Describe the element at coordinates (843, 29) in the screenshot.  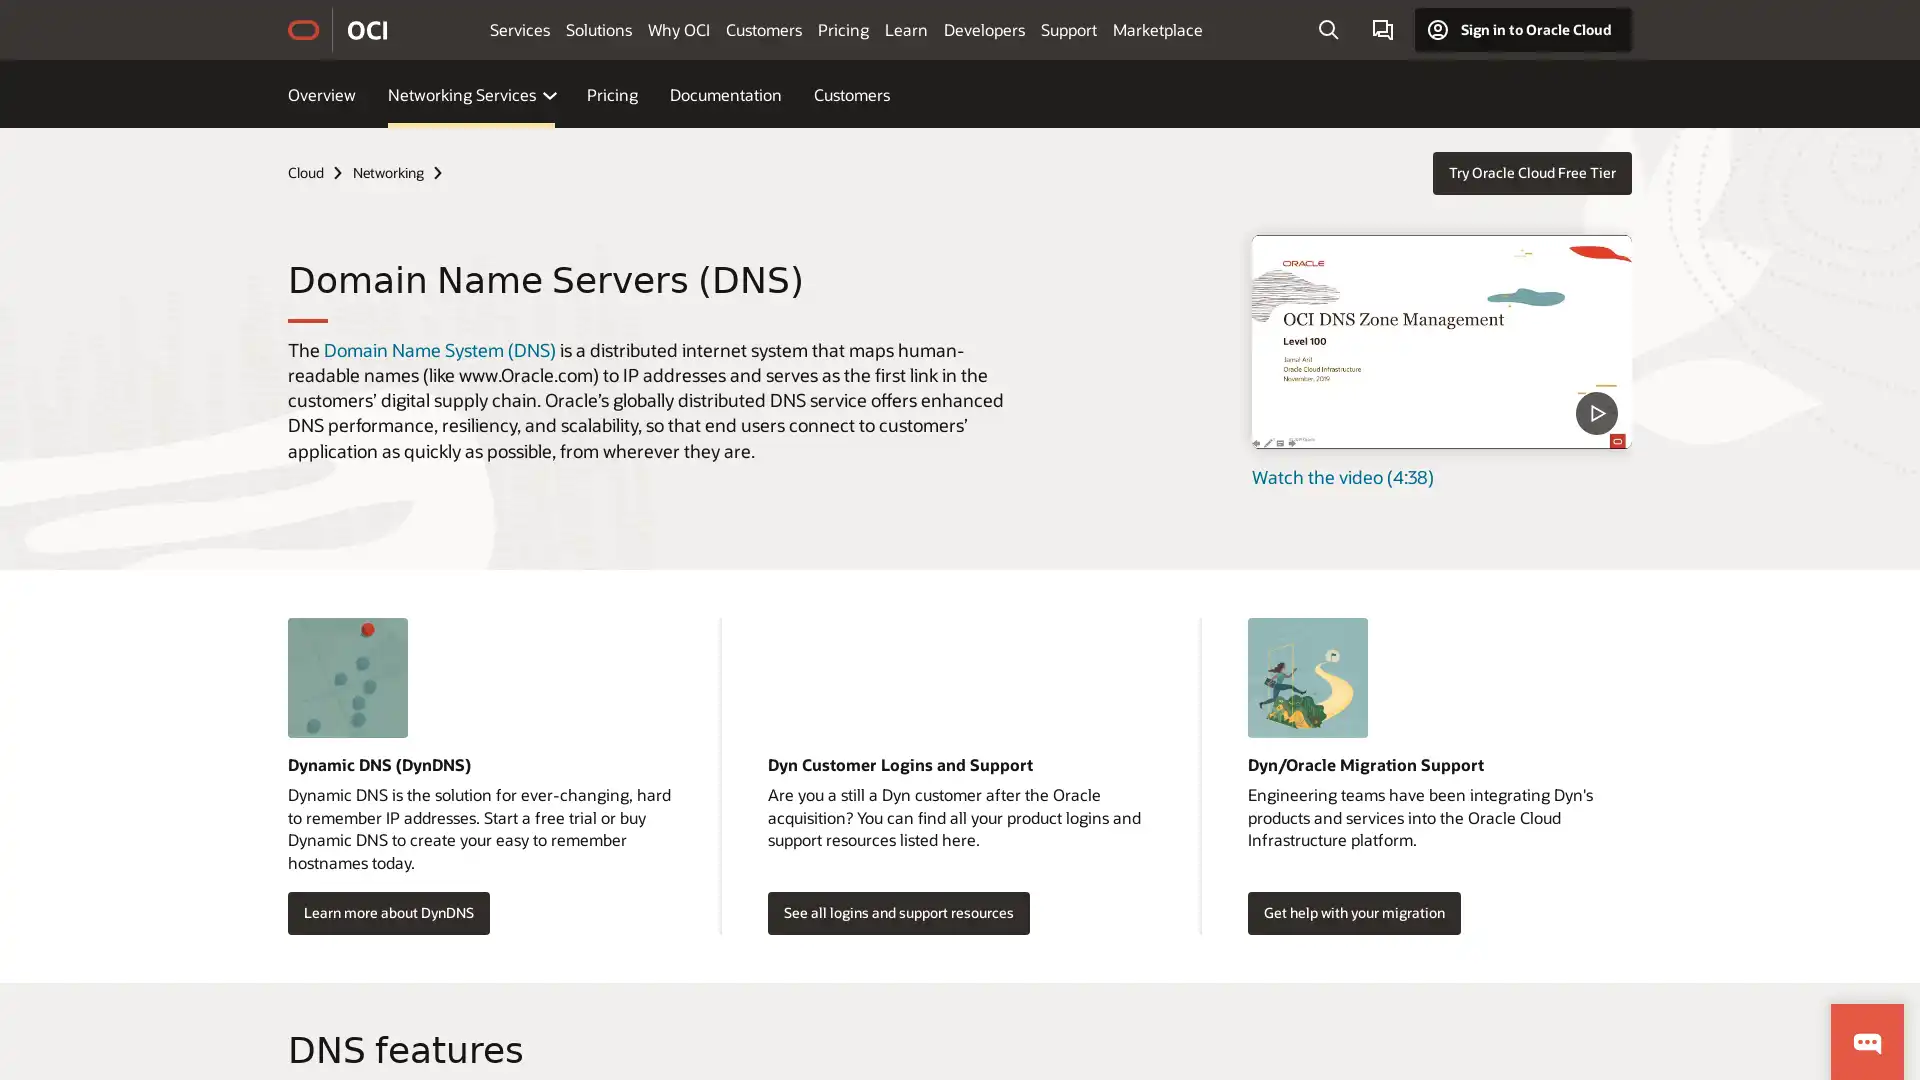
I see `Pricing` at that location.